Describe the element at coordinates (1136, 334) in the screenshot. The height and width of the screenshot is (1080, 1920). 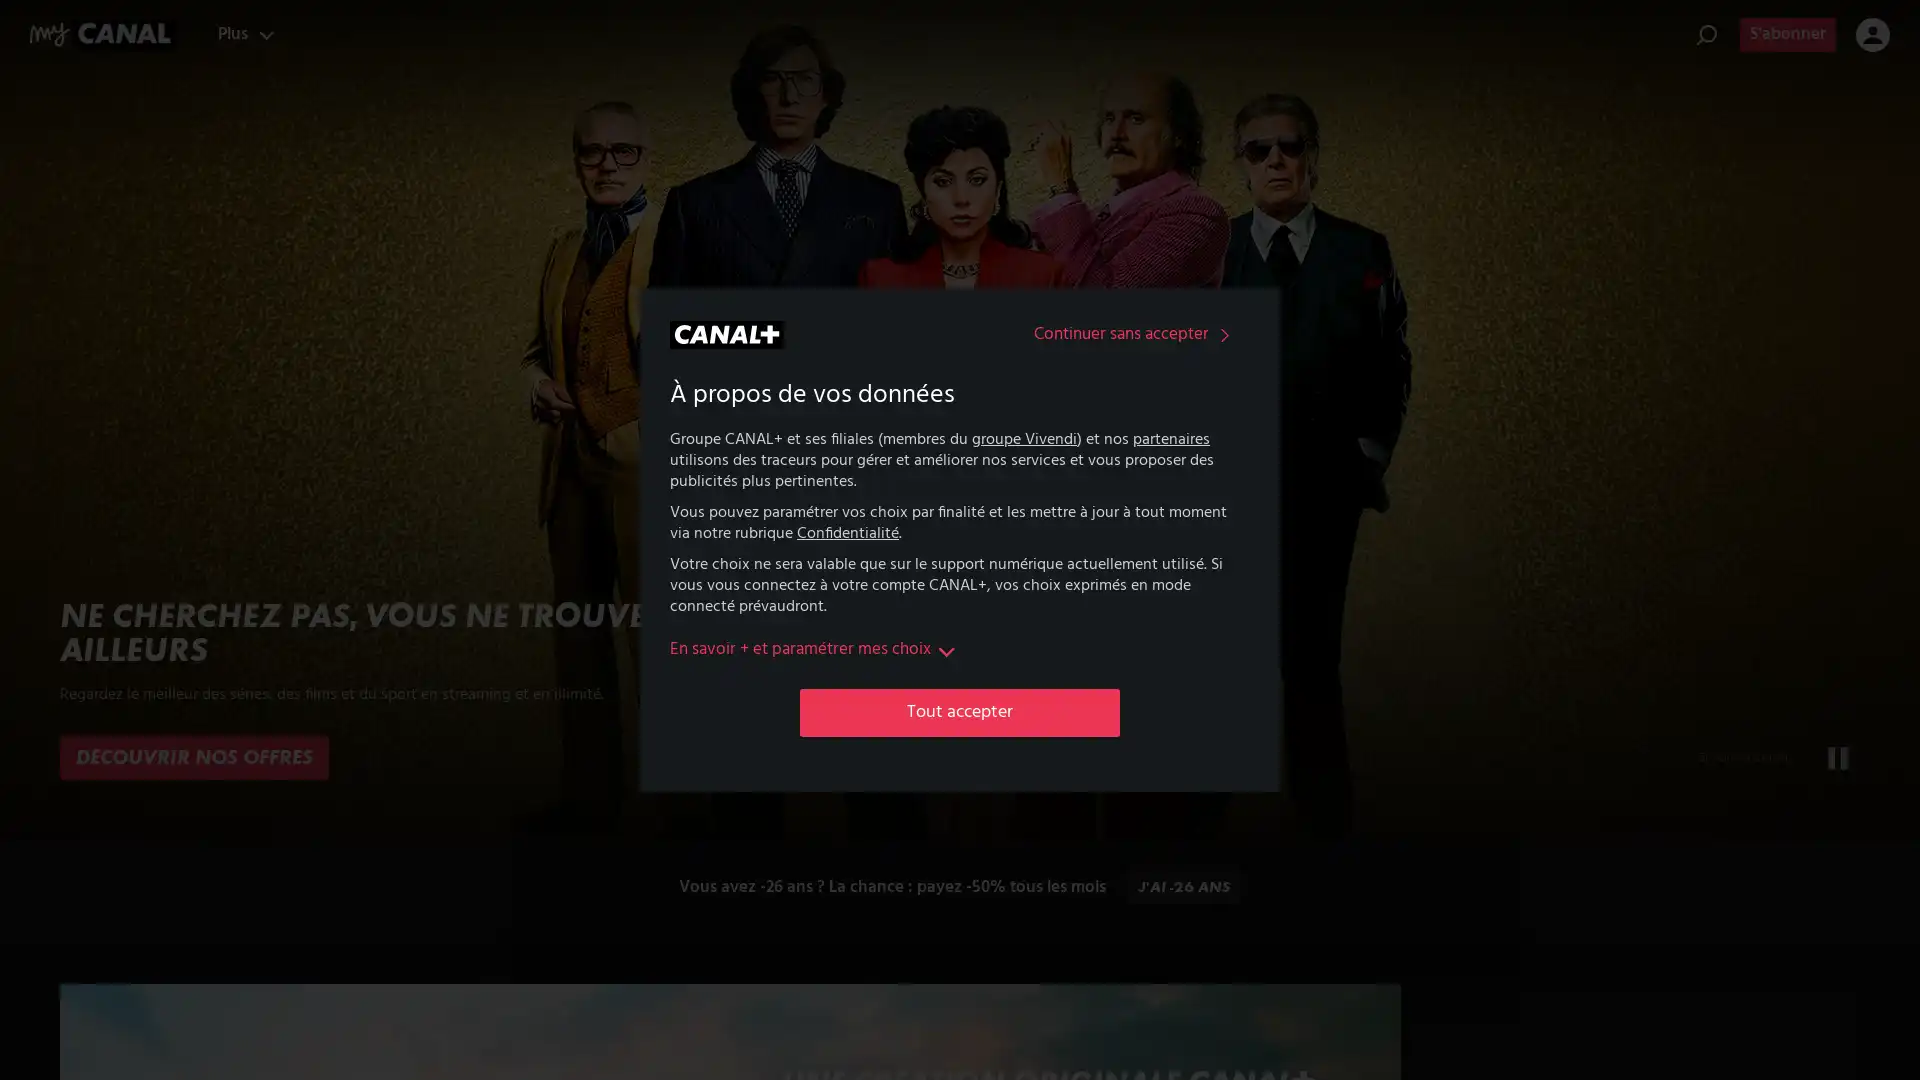
I see `Continuer sans accepter notre traitement des donnees` at that location.